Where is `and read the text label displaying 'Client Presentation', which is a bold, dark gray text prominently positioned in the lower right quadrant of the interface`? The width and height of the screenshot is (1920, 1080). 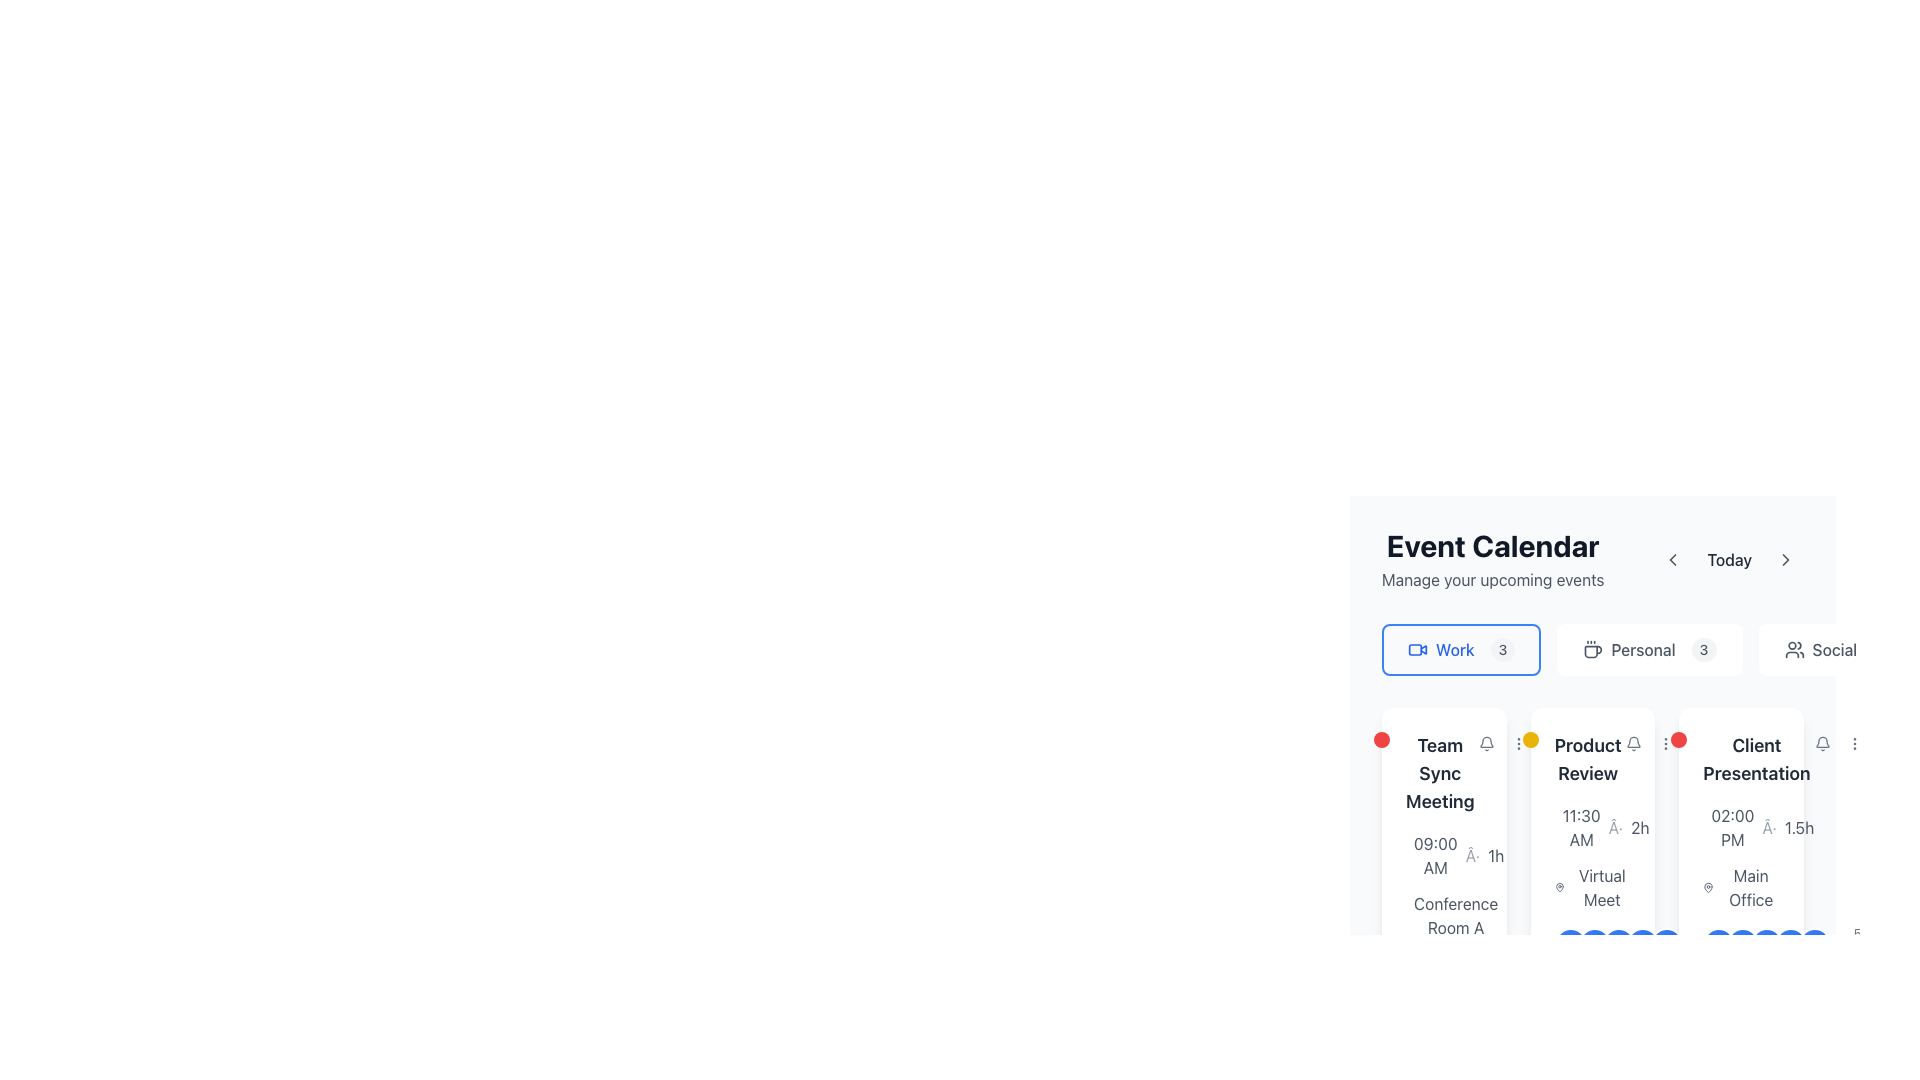
and read the text label displaying 'Client Presentation', which is a bold, dark gray text prominently positioned in the lower right quadrant of the interface is located at coordinates (1755, 759).